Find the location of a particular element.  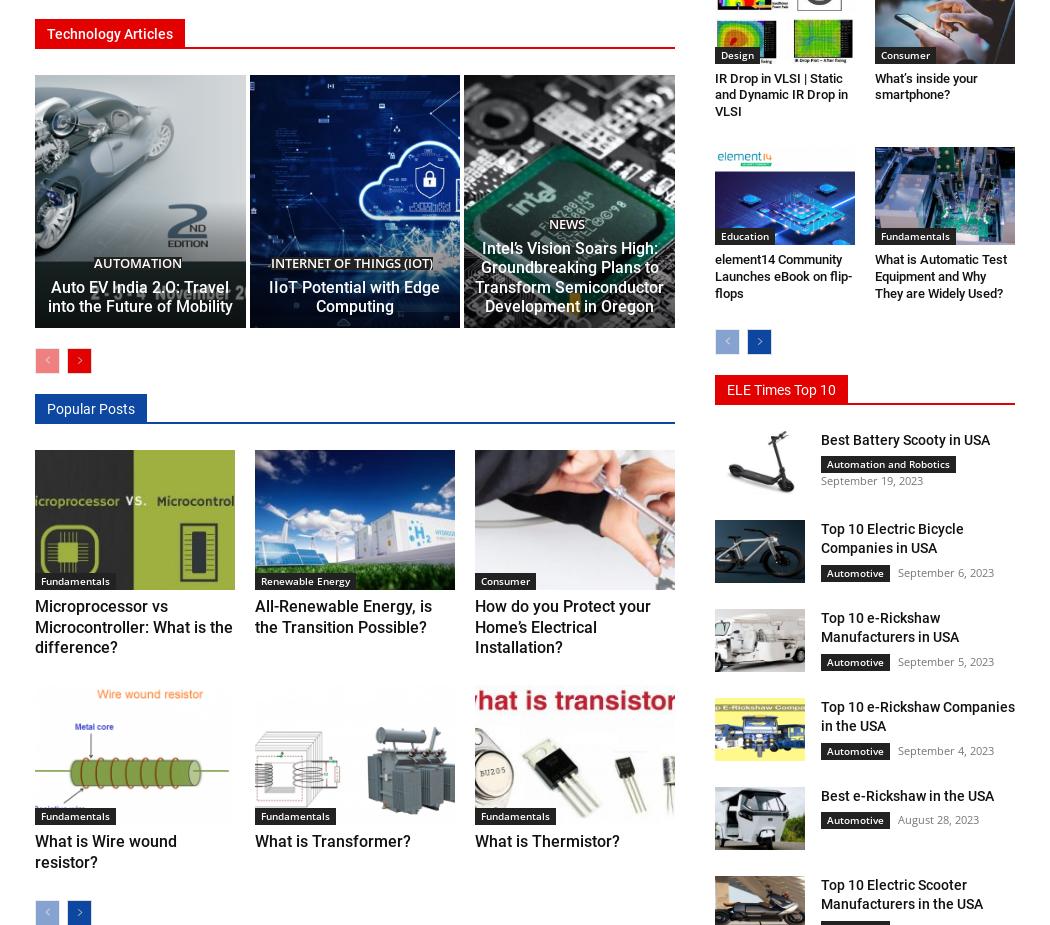

'Renewable Energy' is located at coordinates (305, 579).